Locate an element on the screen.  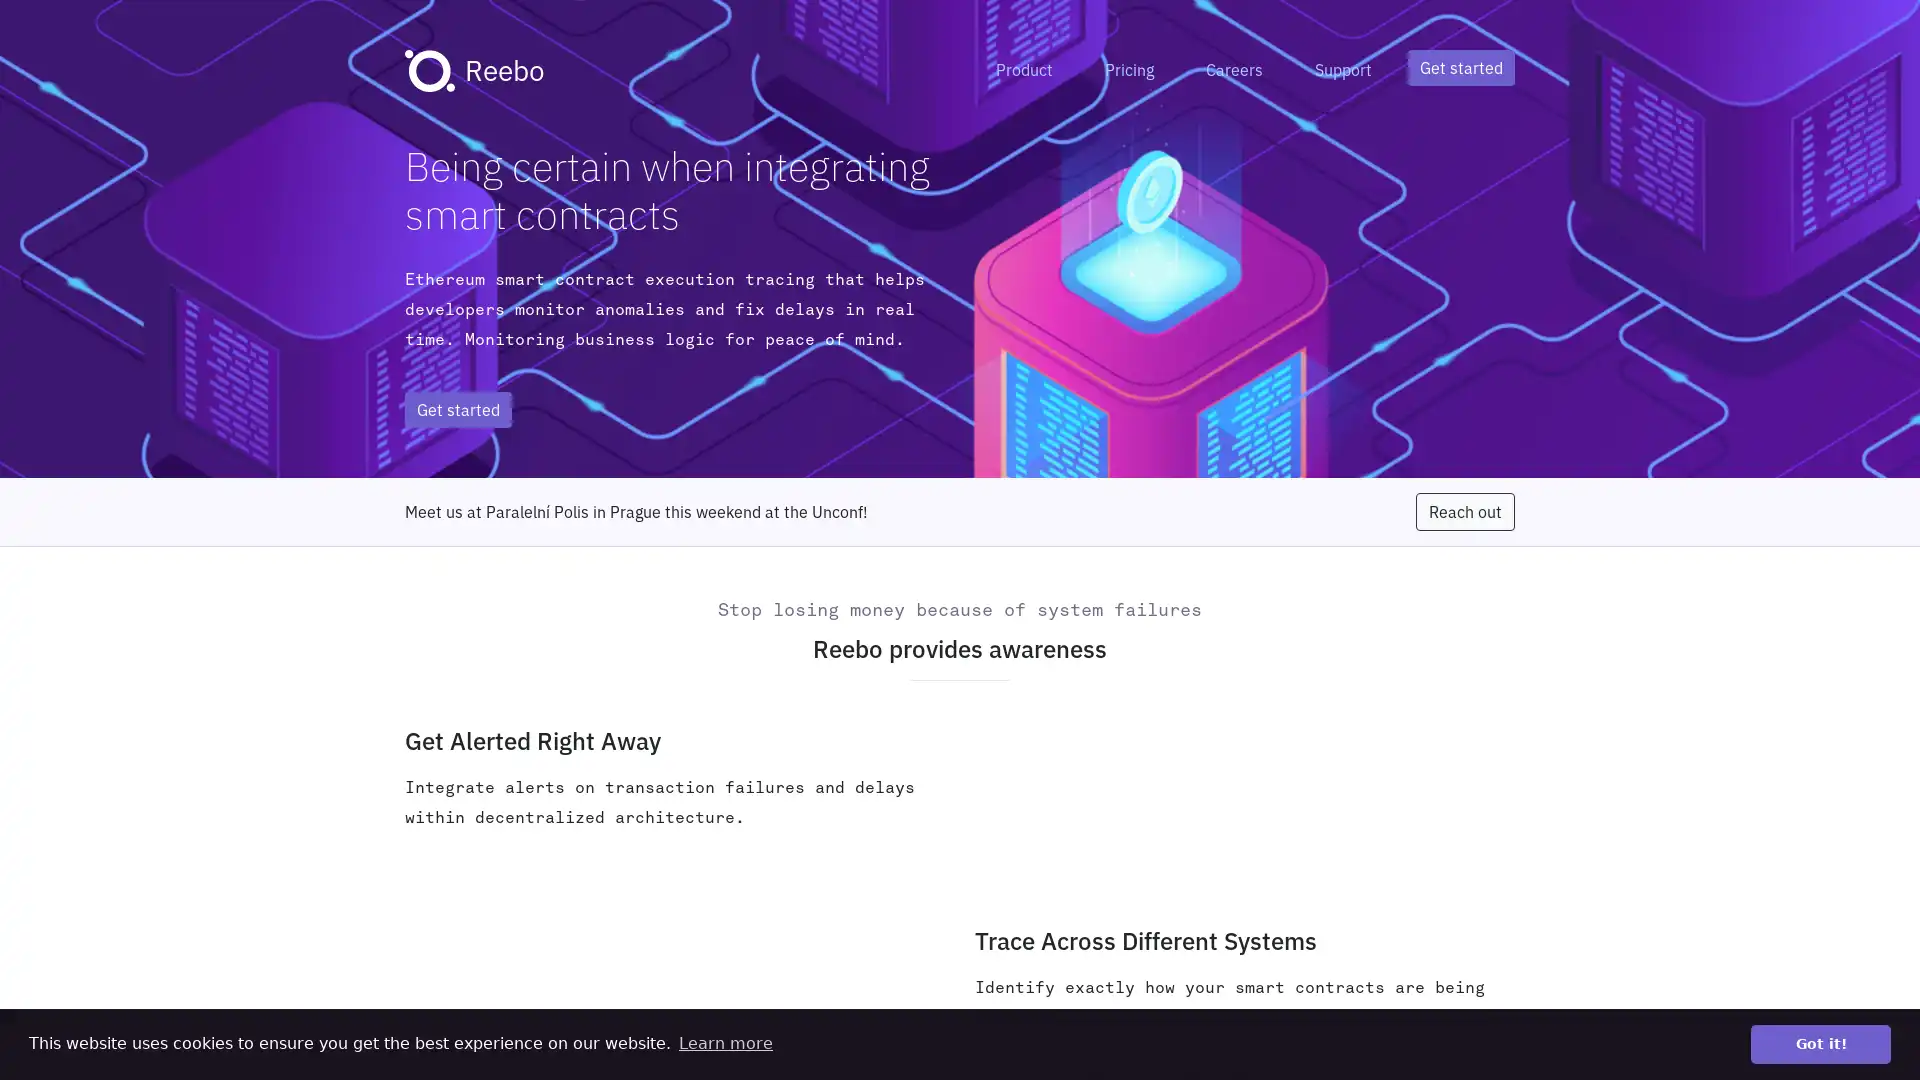
learn more about cookies is located at coordinates (724, 1043).